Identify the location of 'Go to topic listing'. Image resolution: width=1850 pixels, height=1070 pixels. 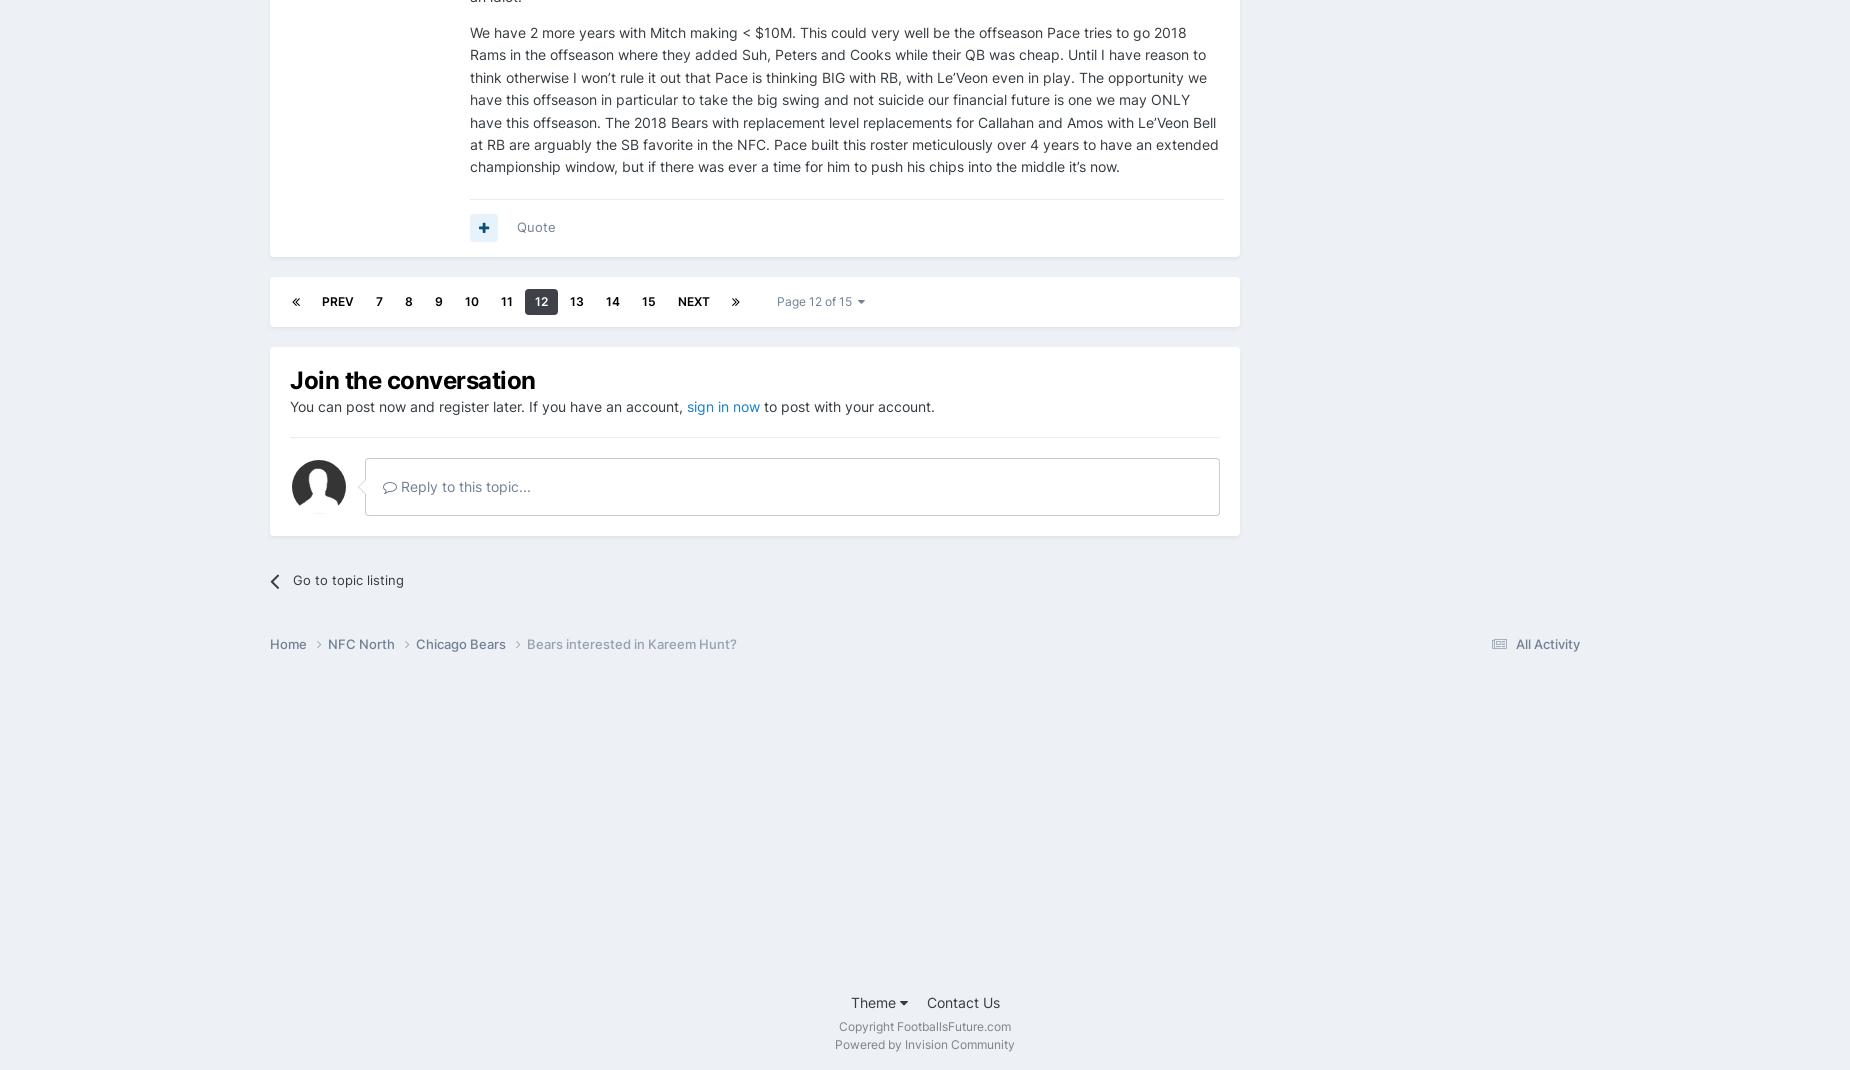
(347, 577).